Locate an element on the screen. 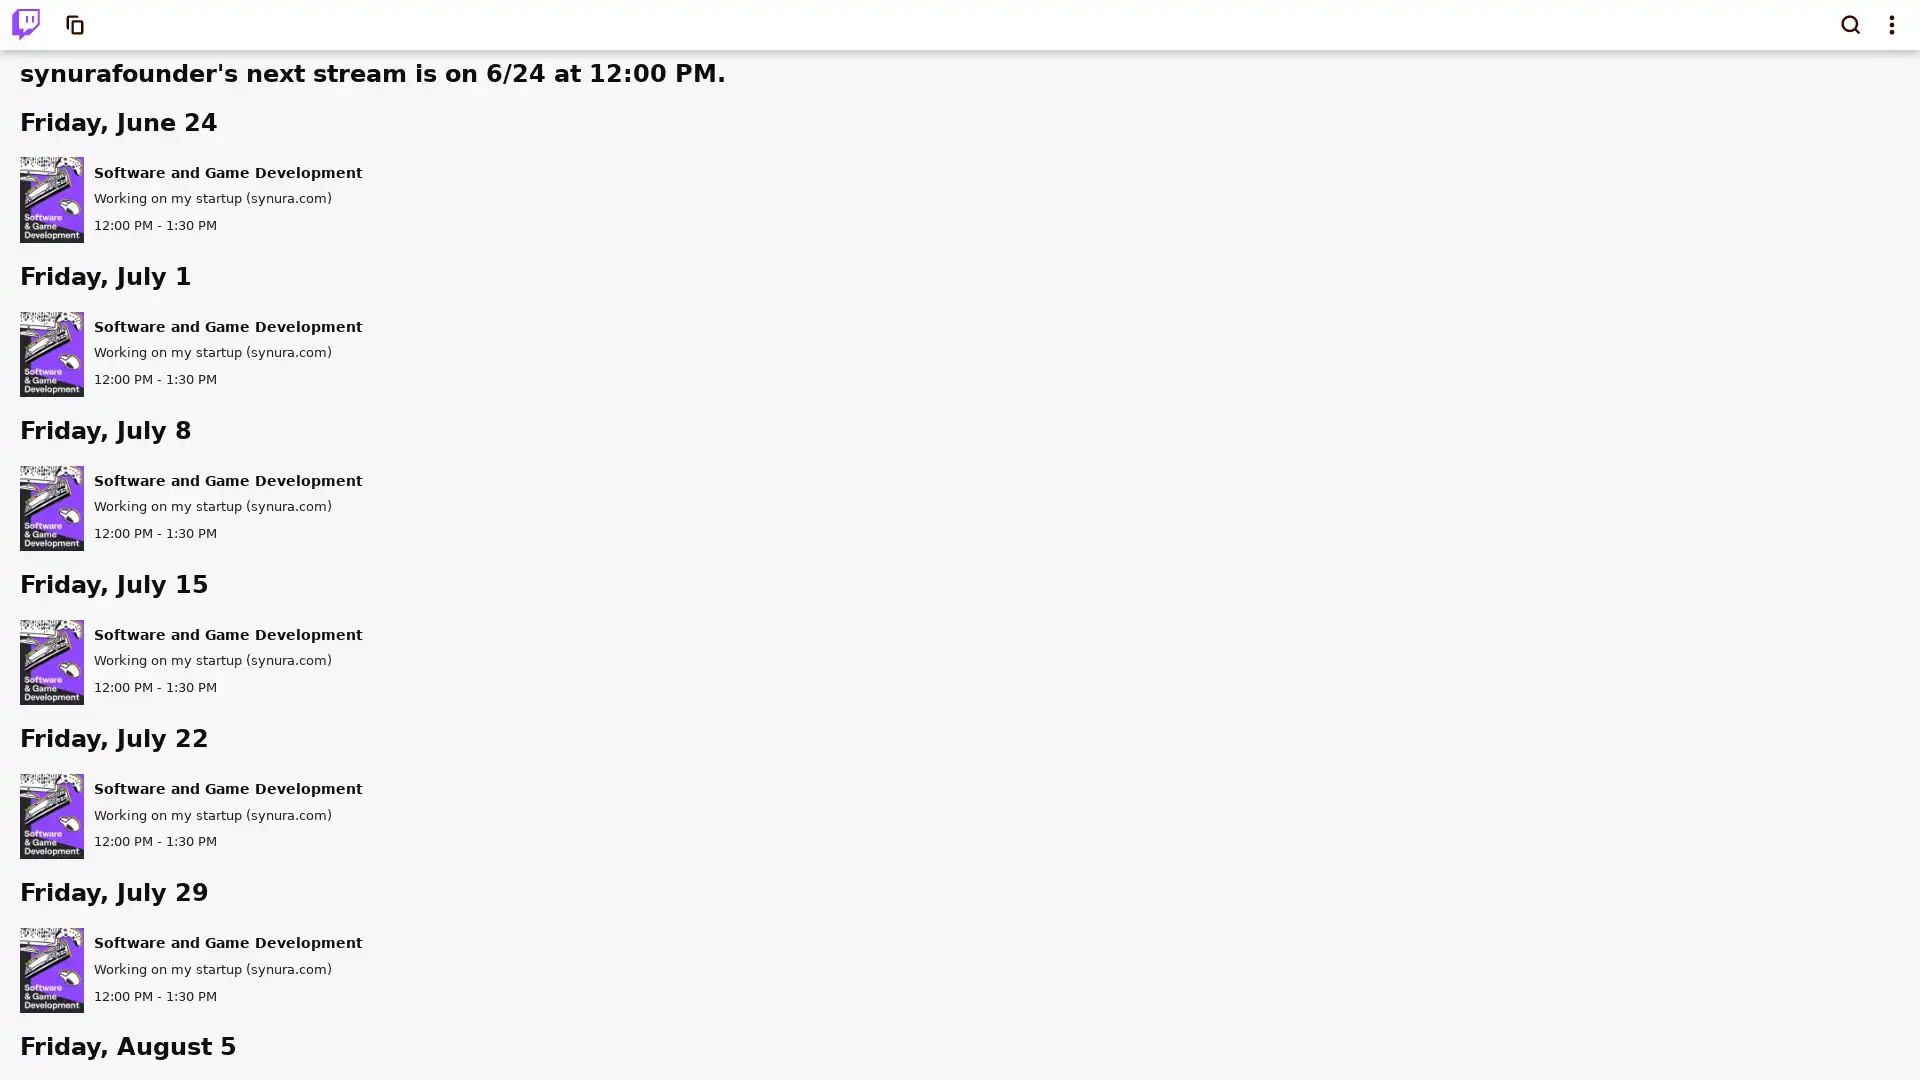  Search is located at coordinates (1850, 24).